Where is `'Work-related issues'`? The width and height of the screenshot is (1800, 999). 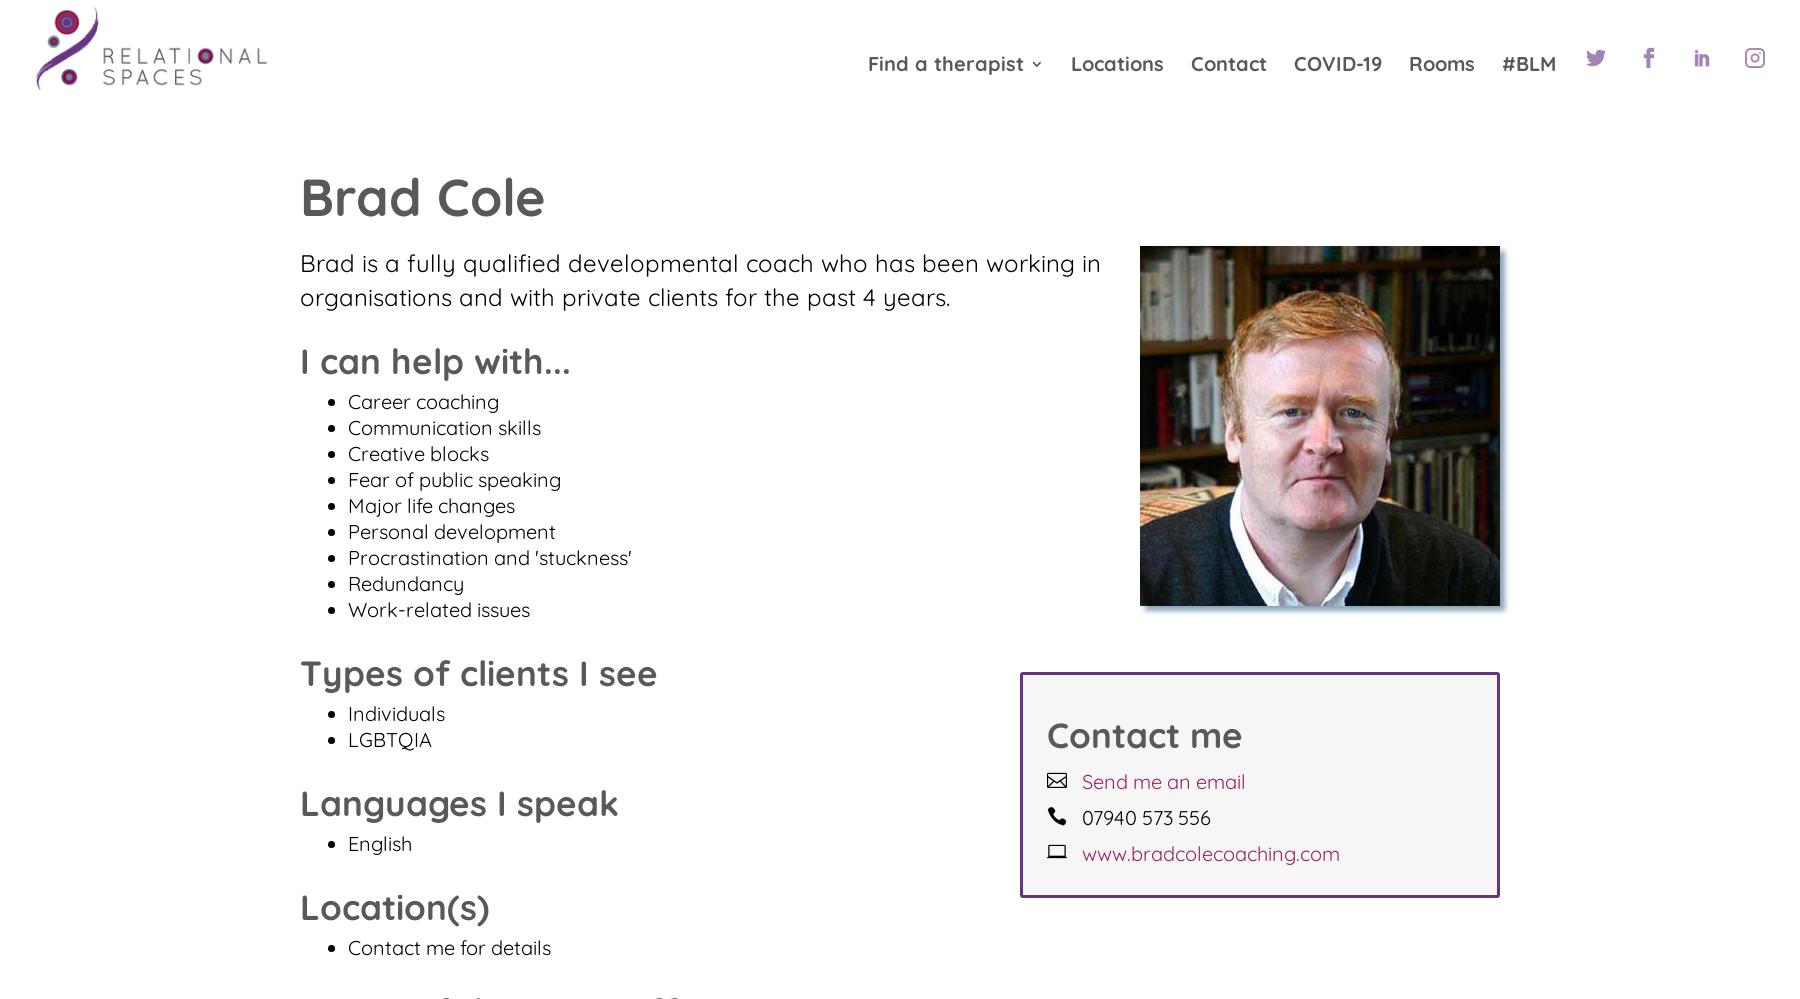 'Work-related issues' is located at coordinates (439, 609).